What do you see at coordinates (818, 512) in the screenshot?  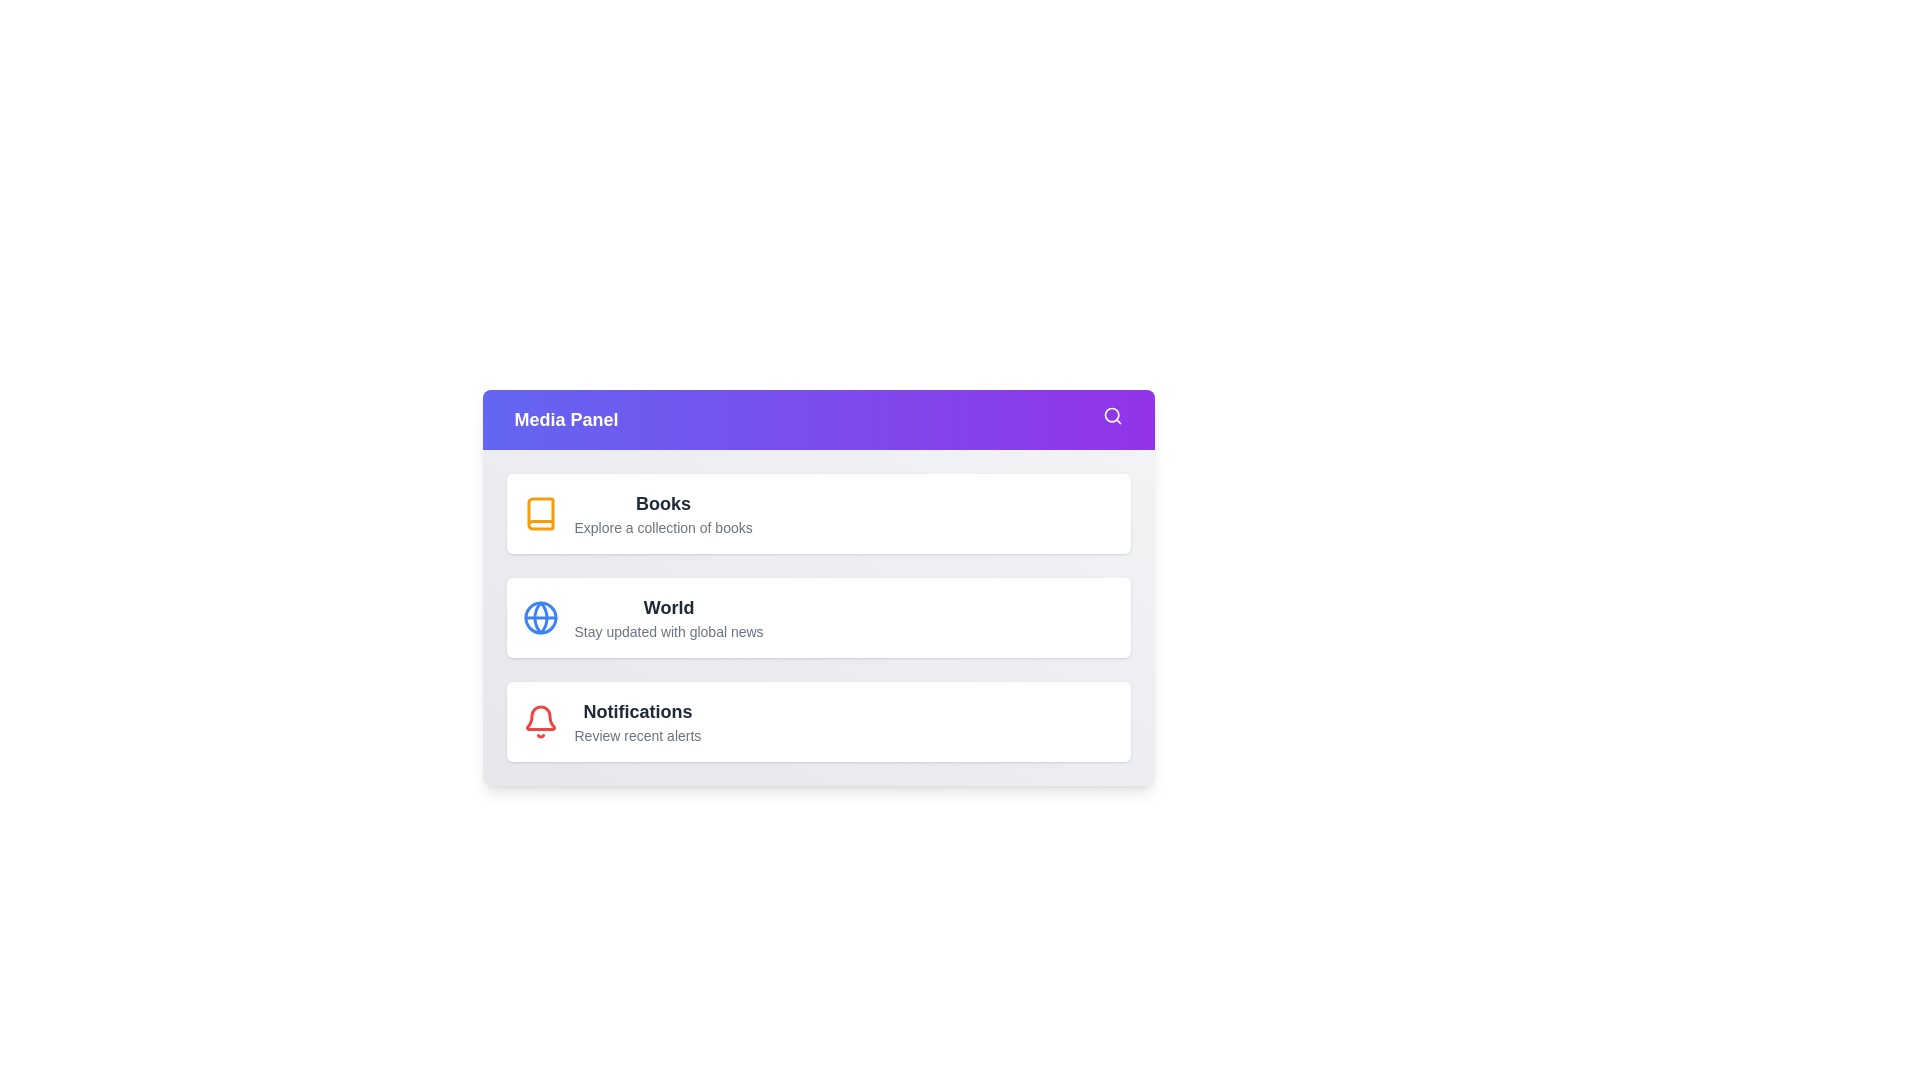 I see `the menu item Books by clicking on it` at bounding box center [818, 512].